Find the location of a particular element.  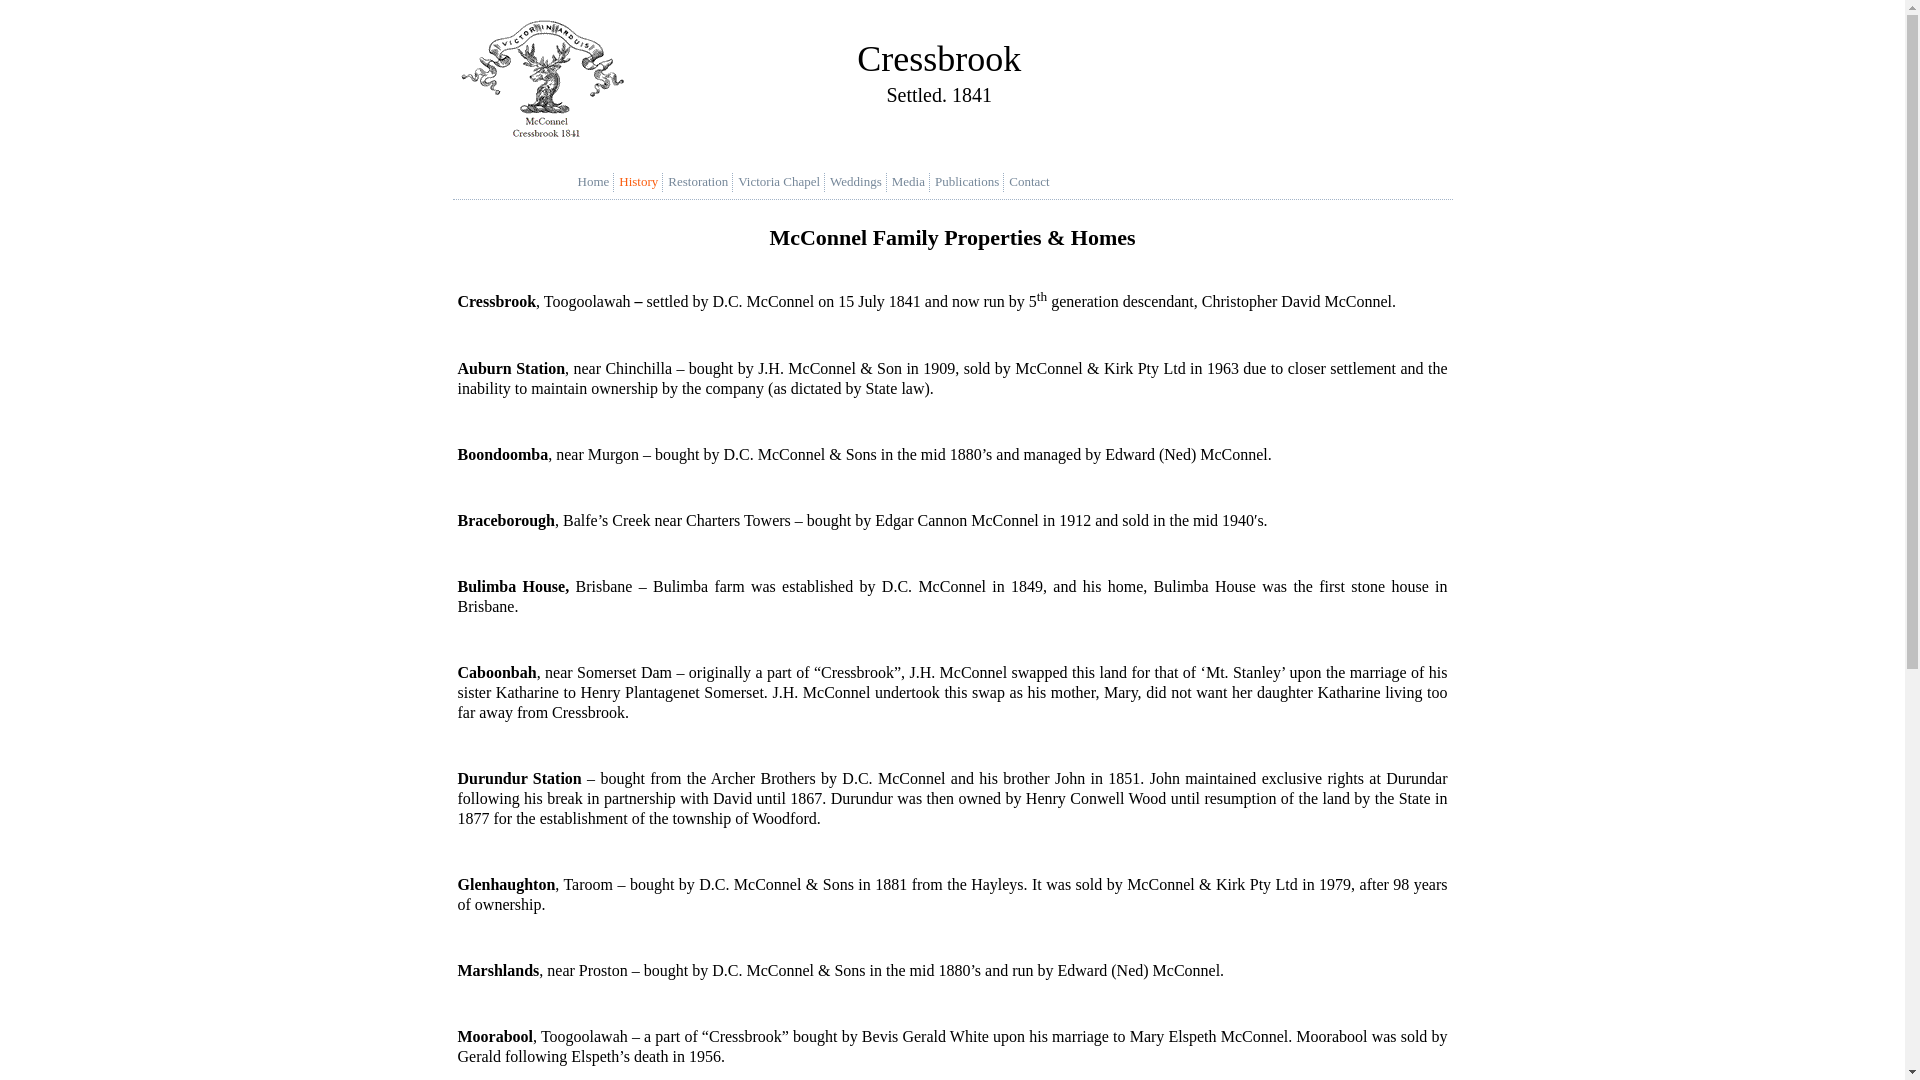

'Weddings' is located at coordinates (860, 181).